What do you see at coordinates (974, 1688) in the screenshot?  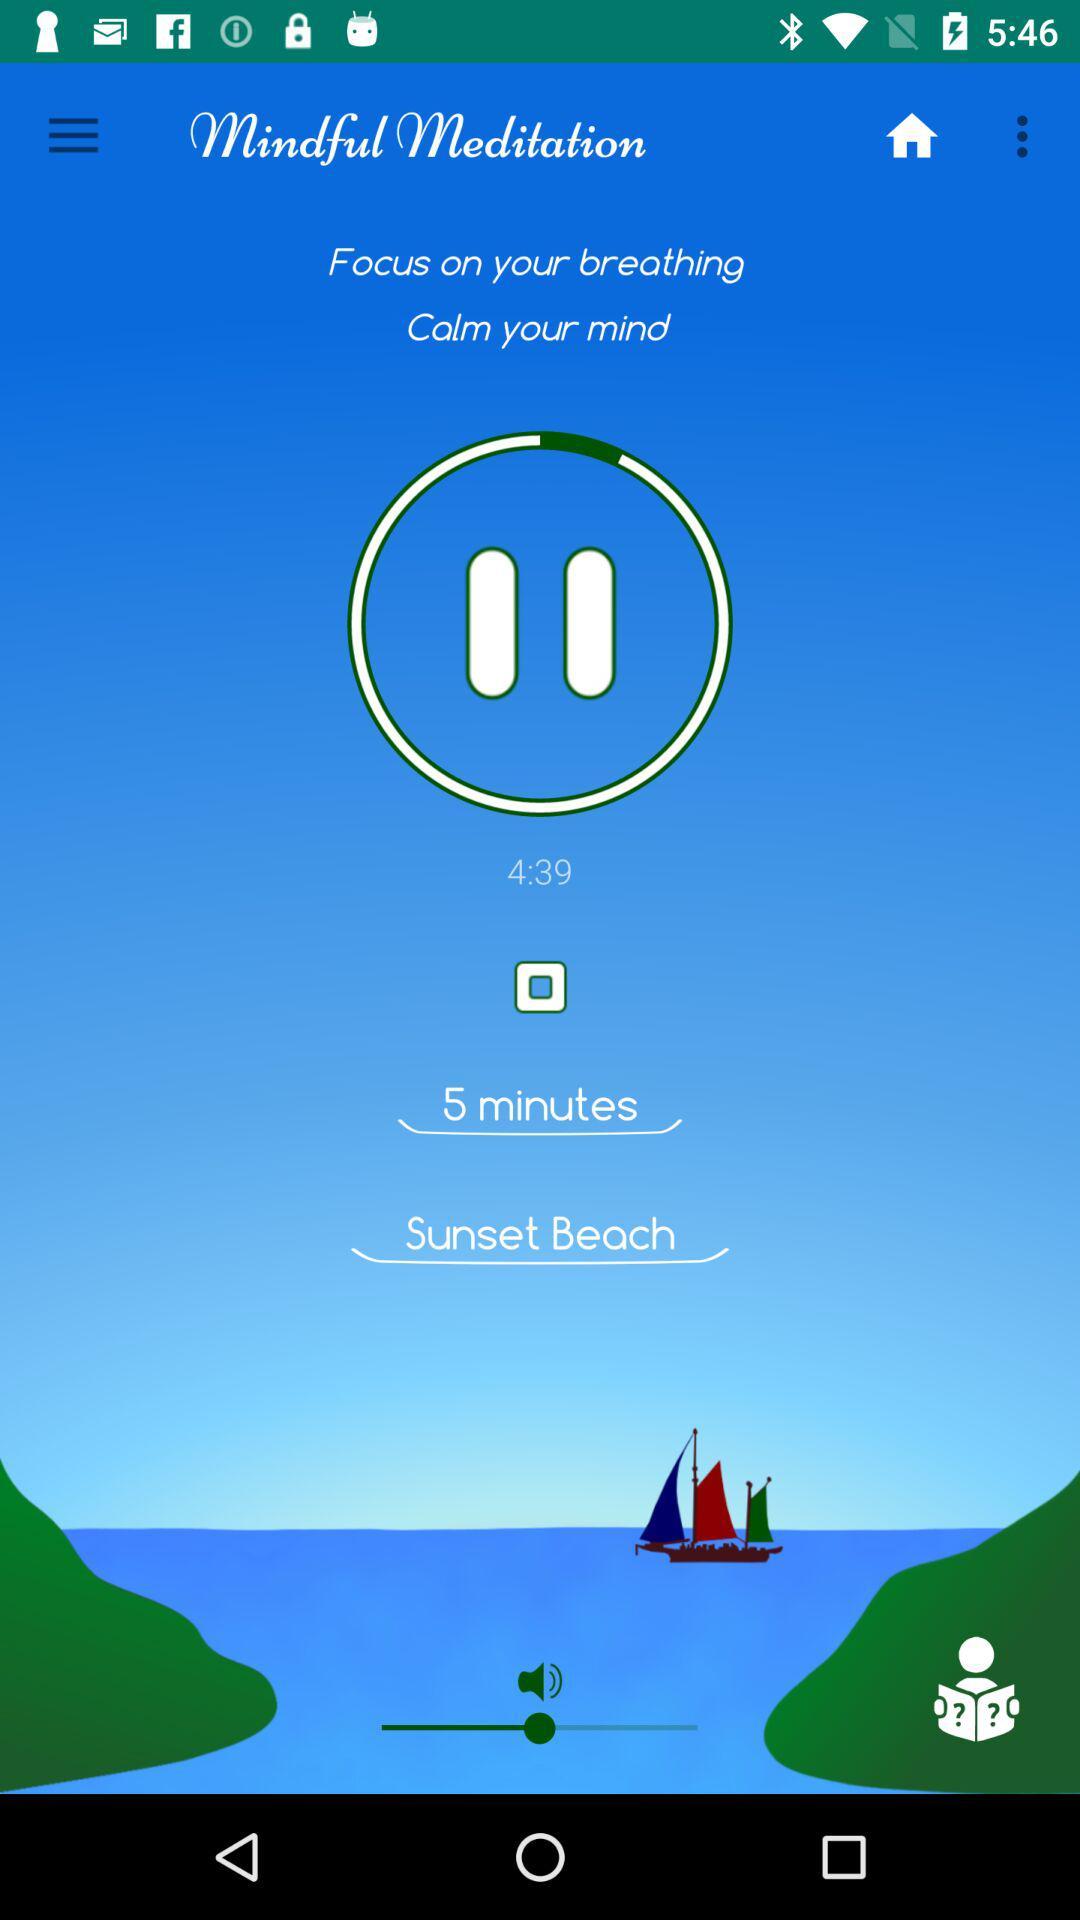 I see `faq page` at bounding box center [974, 1688].